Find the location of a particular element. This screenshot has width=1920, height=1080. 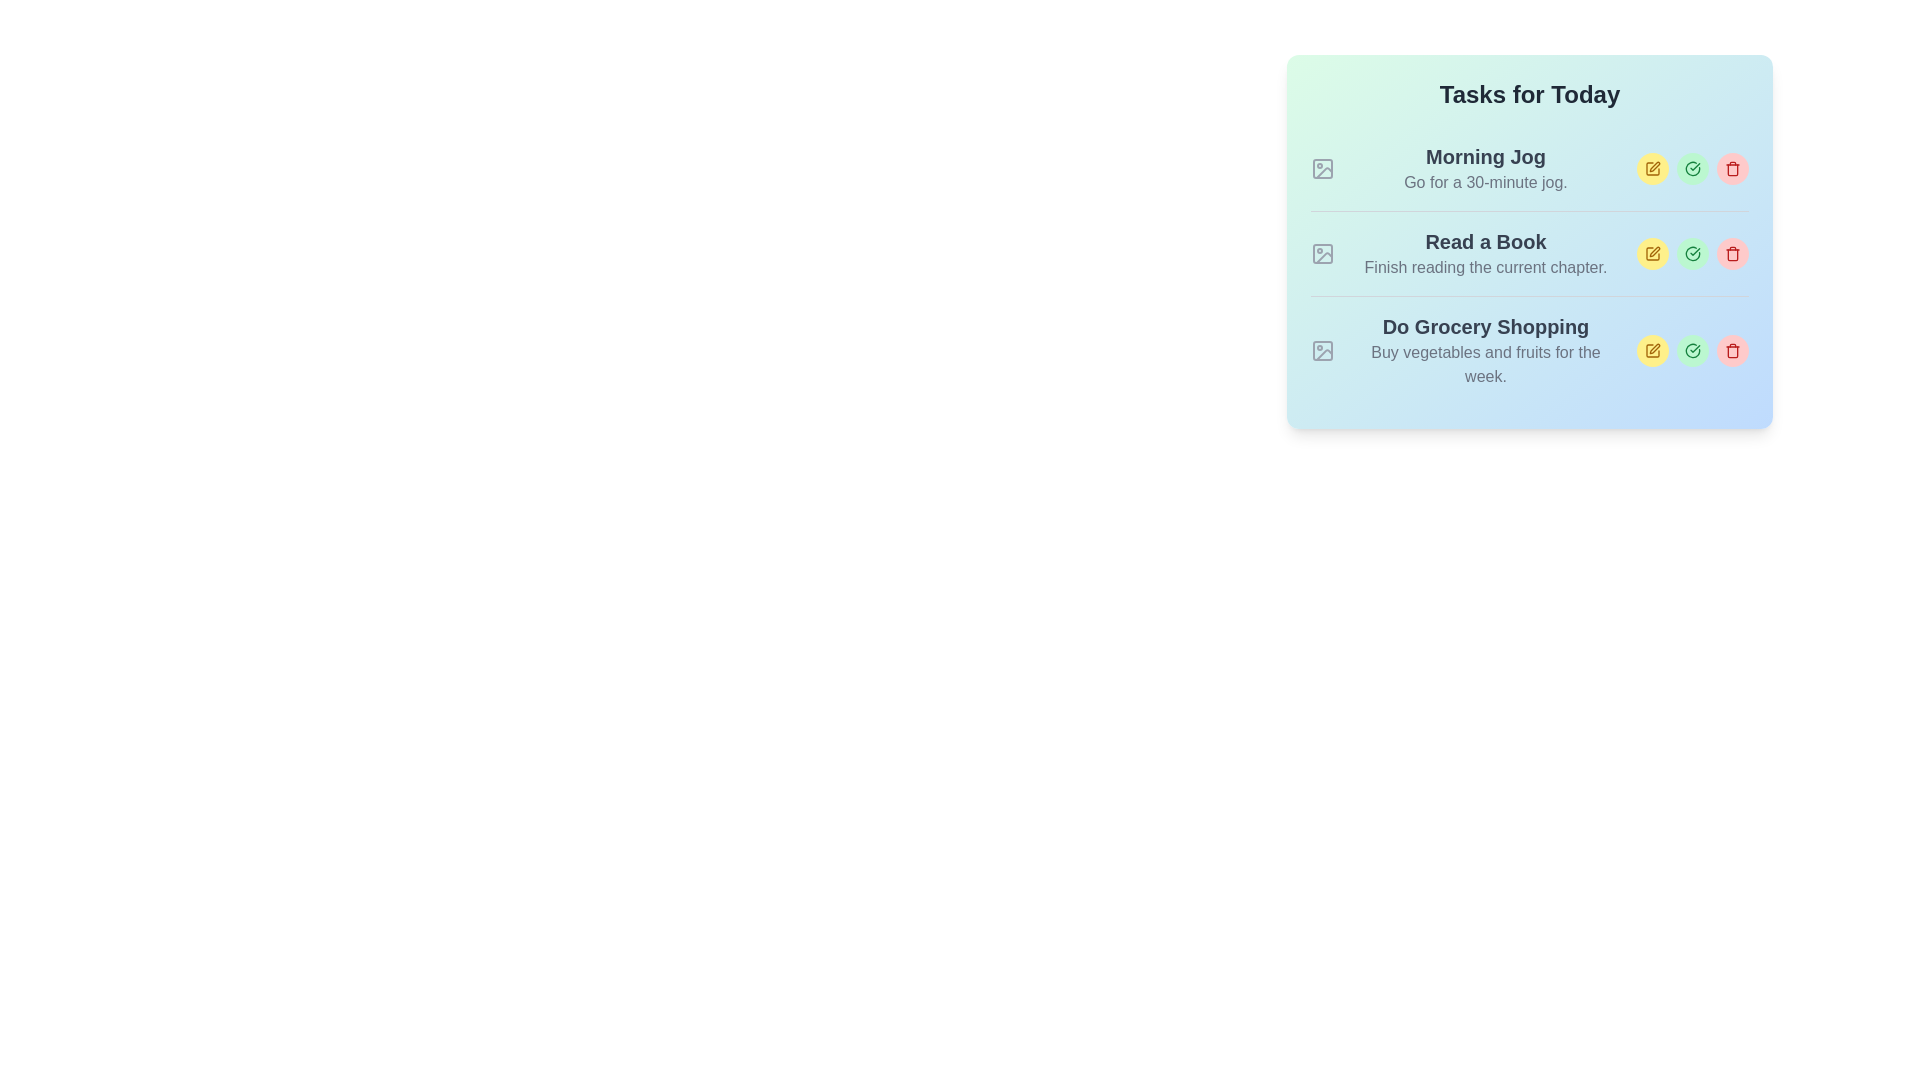

the edit button located in the third row for the task titled 'Do Grocery Shopping' is located at coordinates (1652, 350).